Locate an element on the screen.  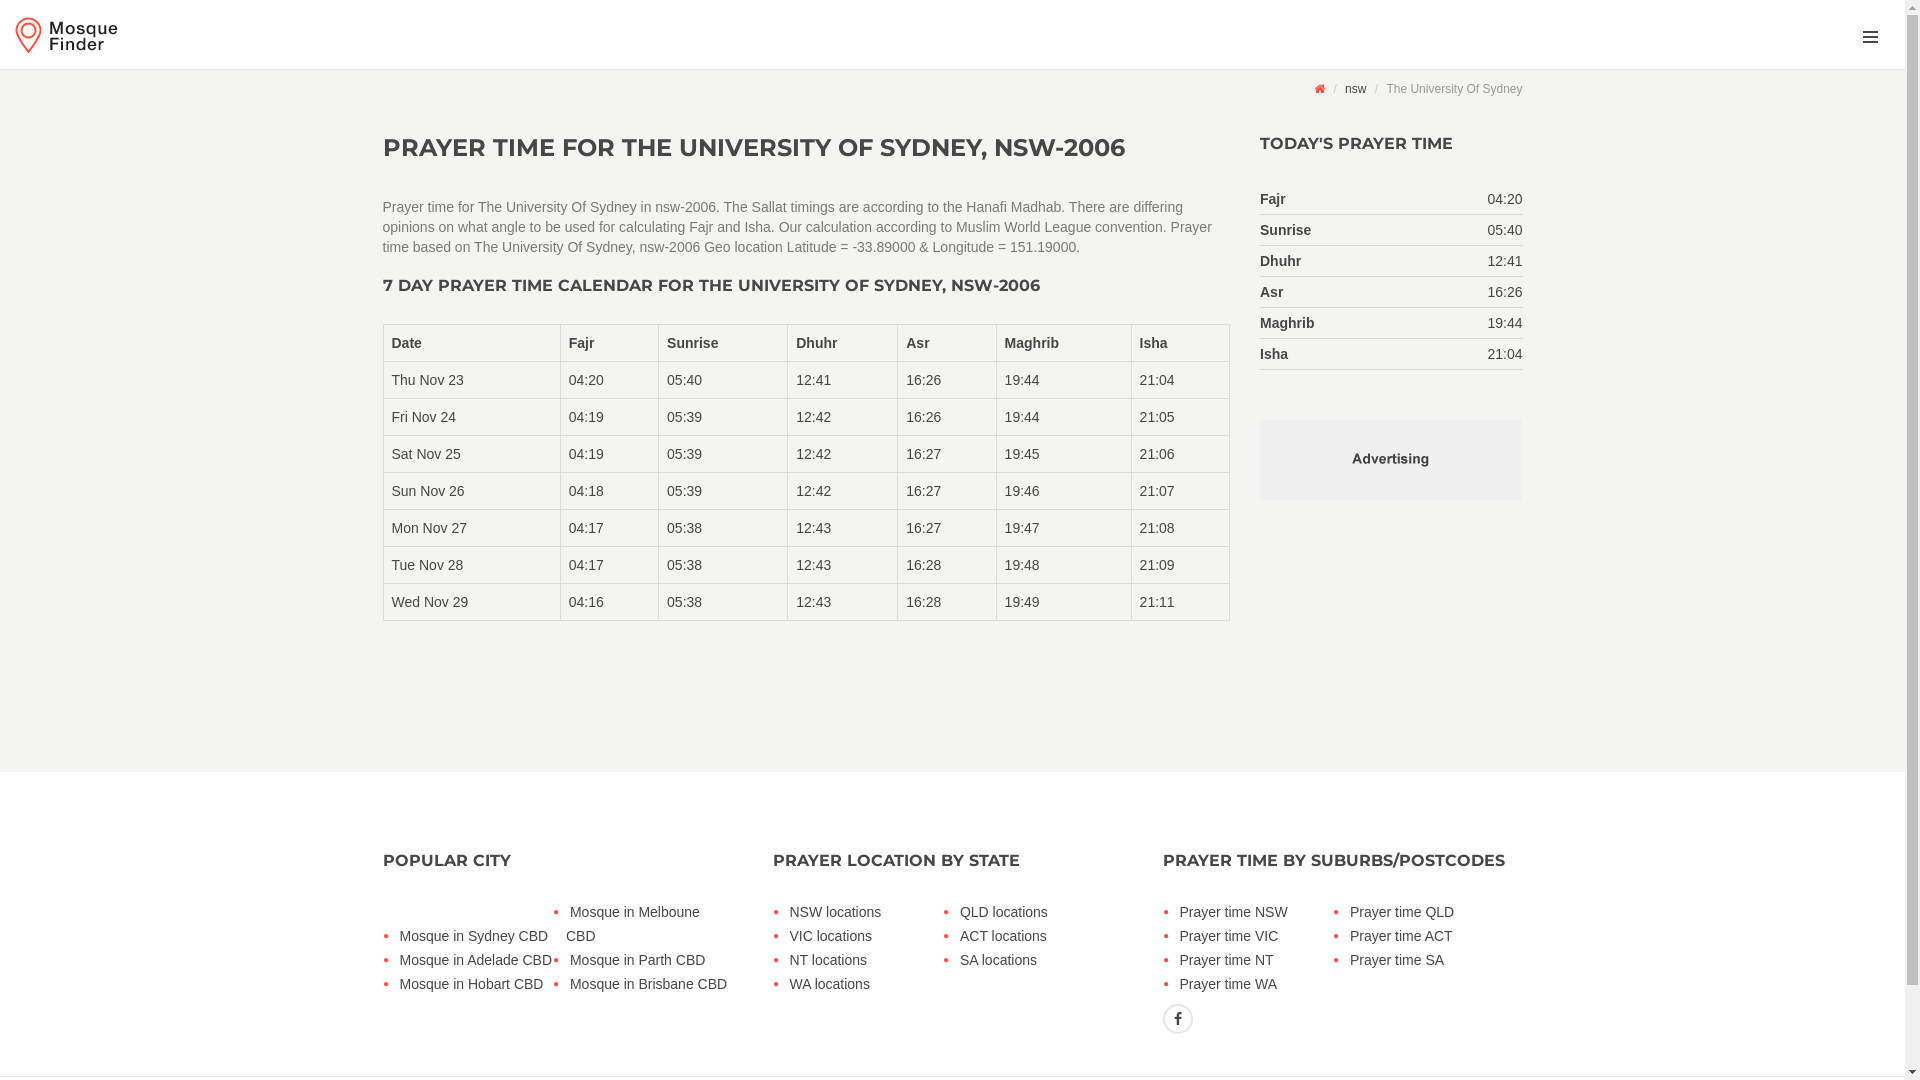
'QLD locations' is located at coordinates (1039, 911).